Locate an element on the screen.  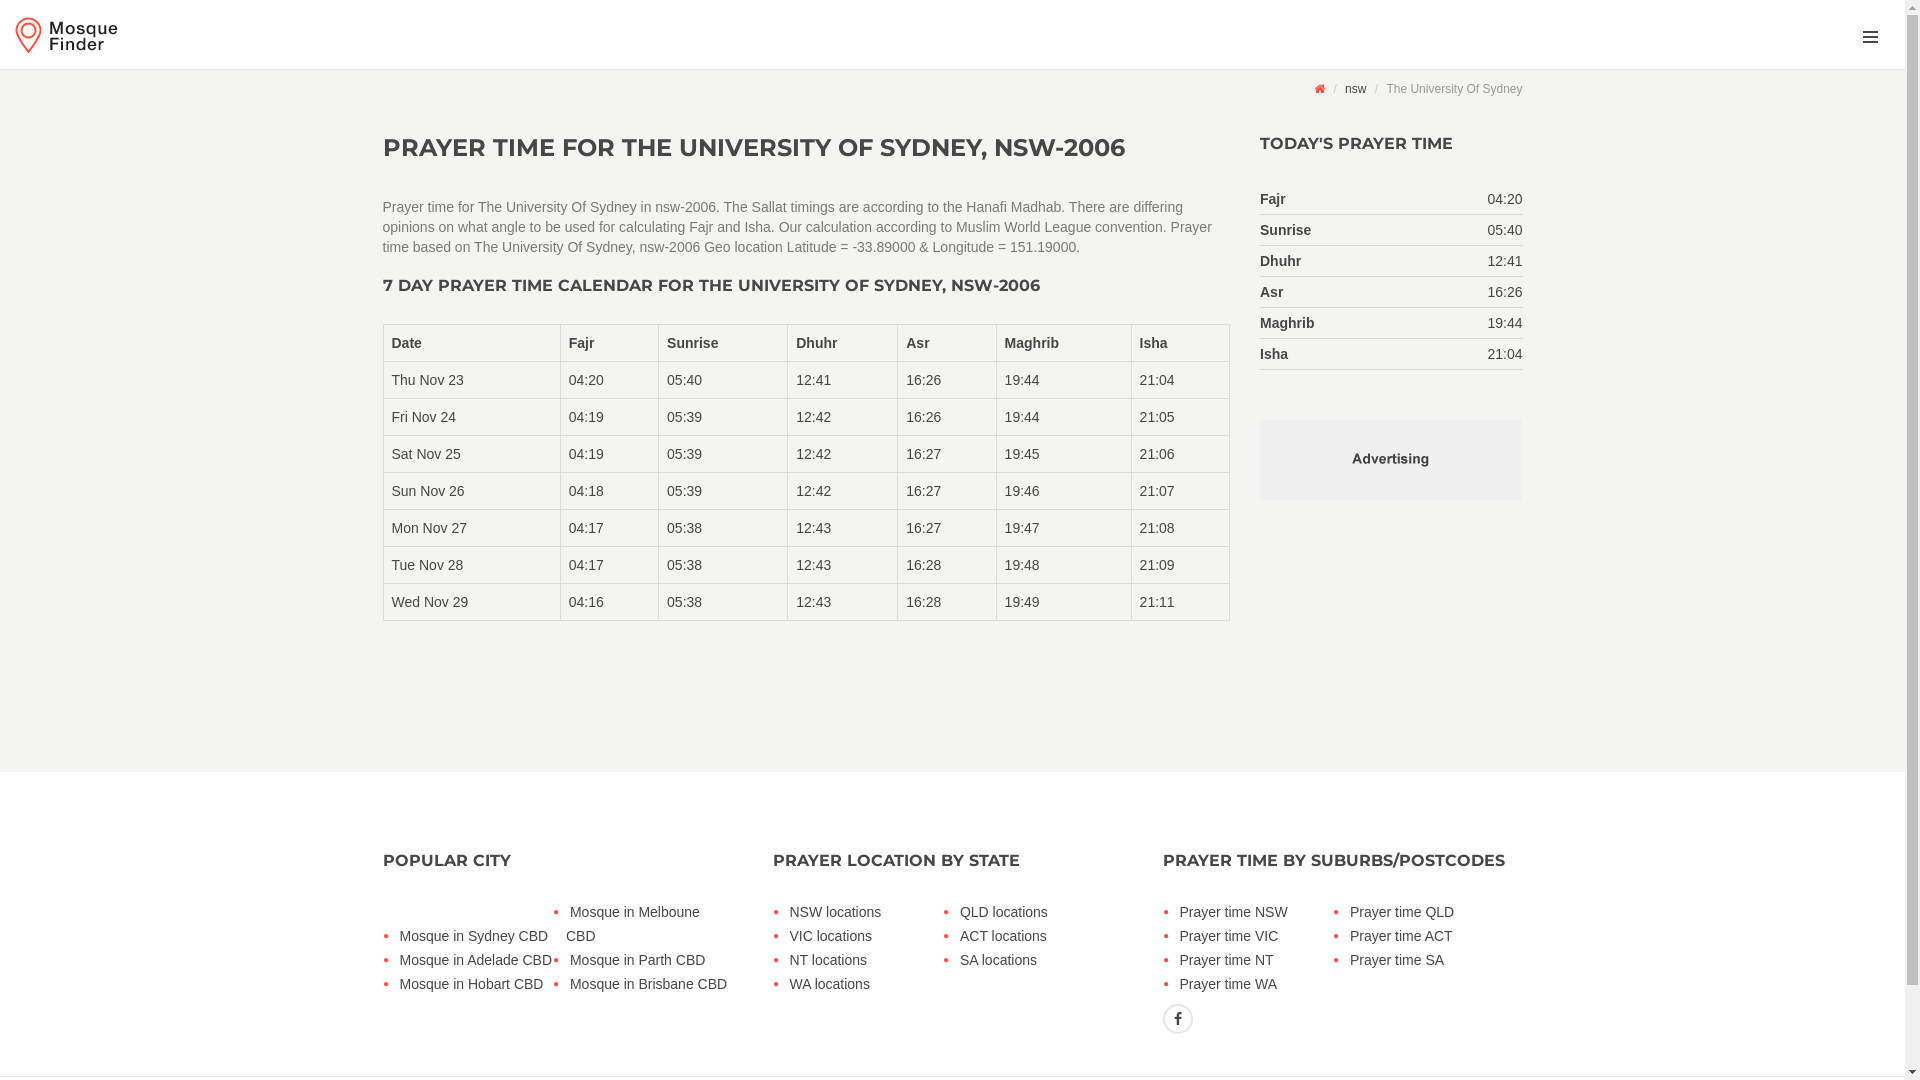
'QLD locations' is located at coordinates (1039, 911).